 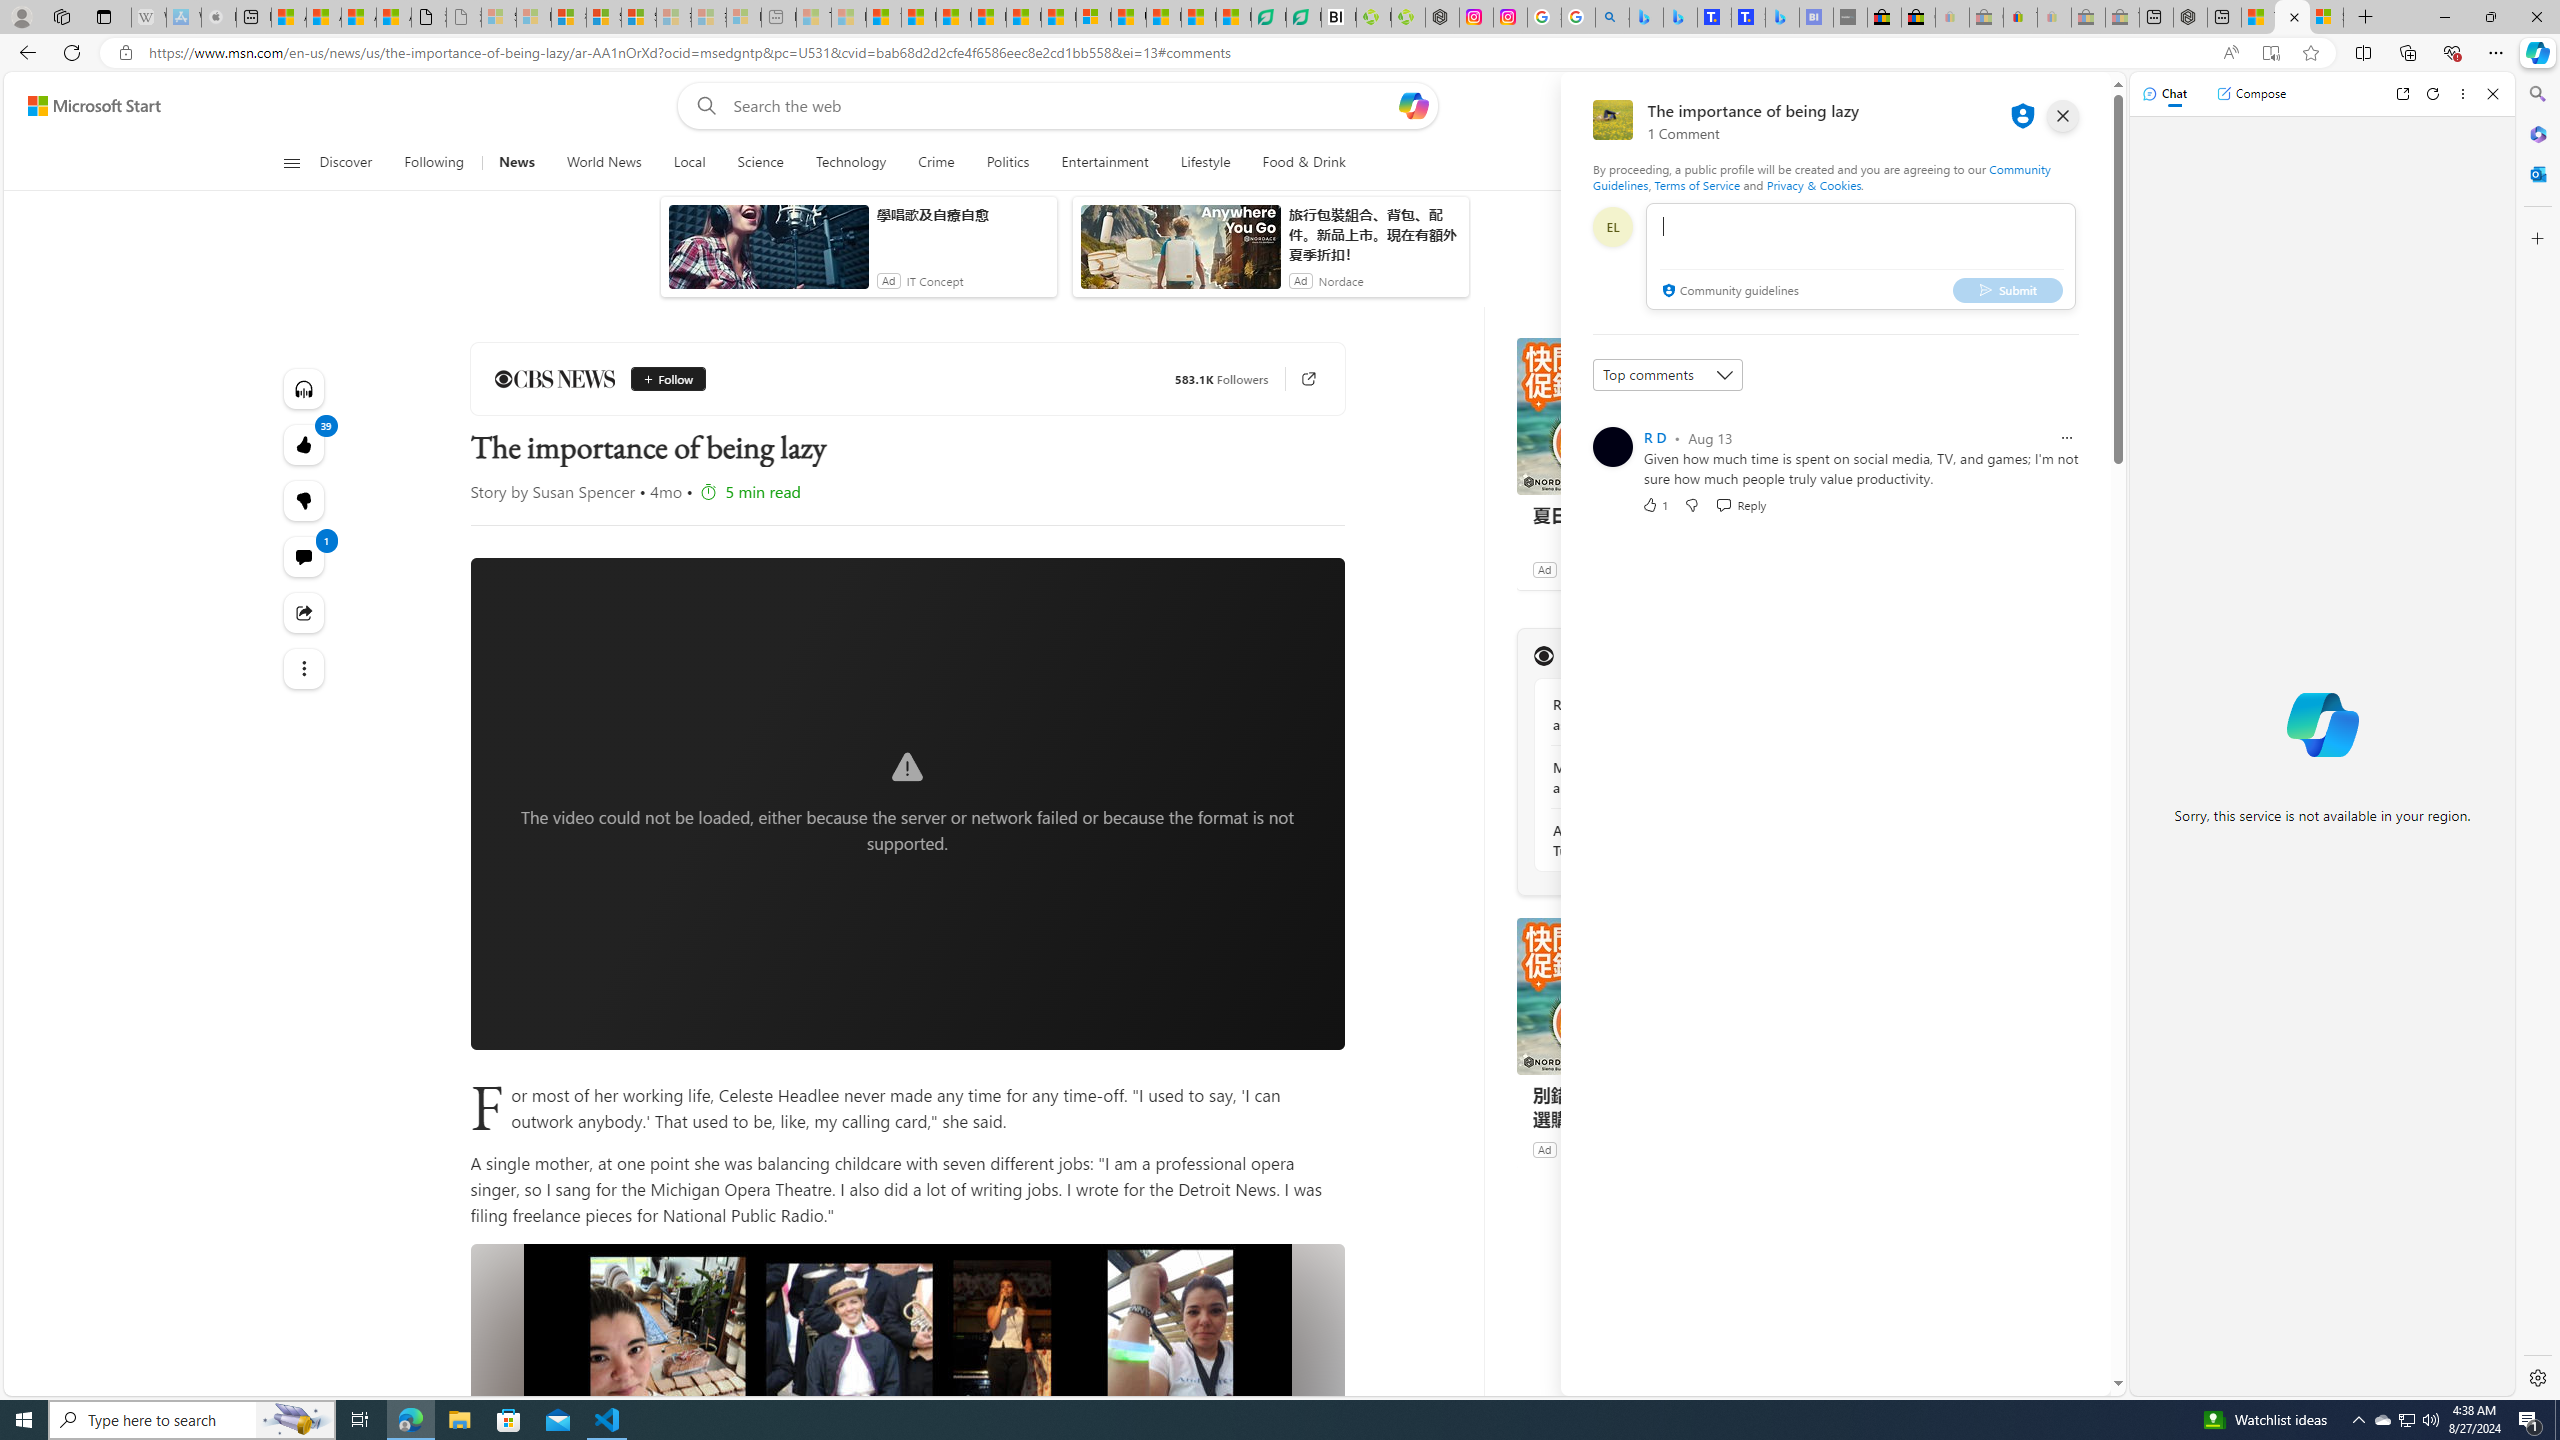 I want to click on 'LendingTree - Compare Lenders', so click(x=1304, y=16).